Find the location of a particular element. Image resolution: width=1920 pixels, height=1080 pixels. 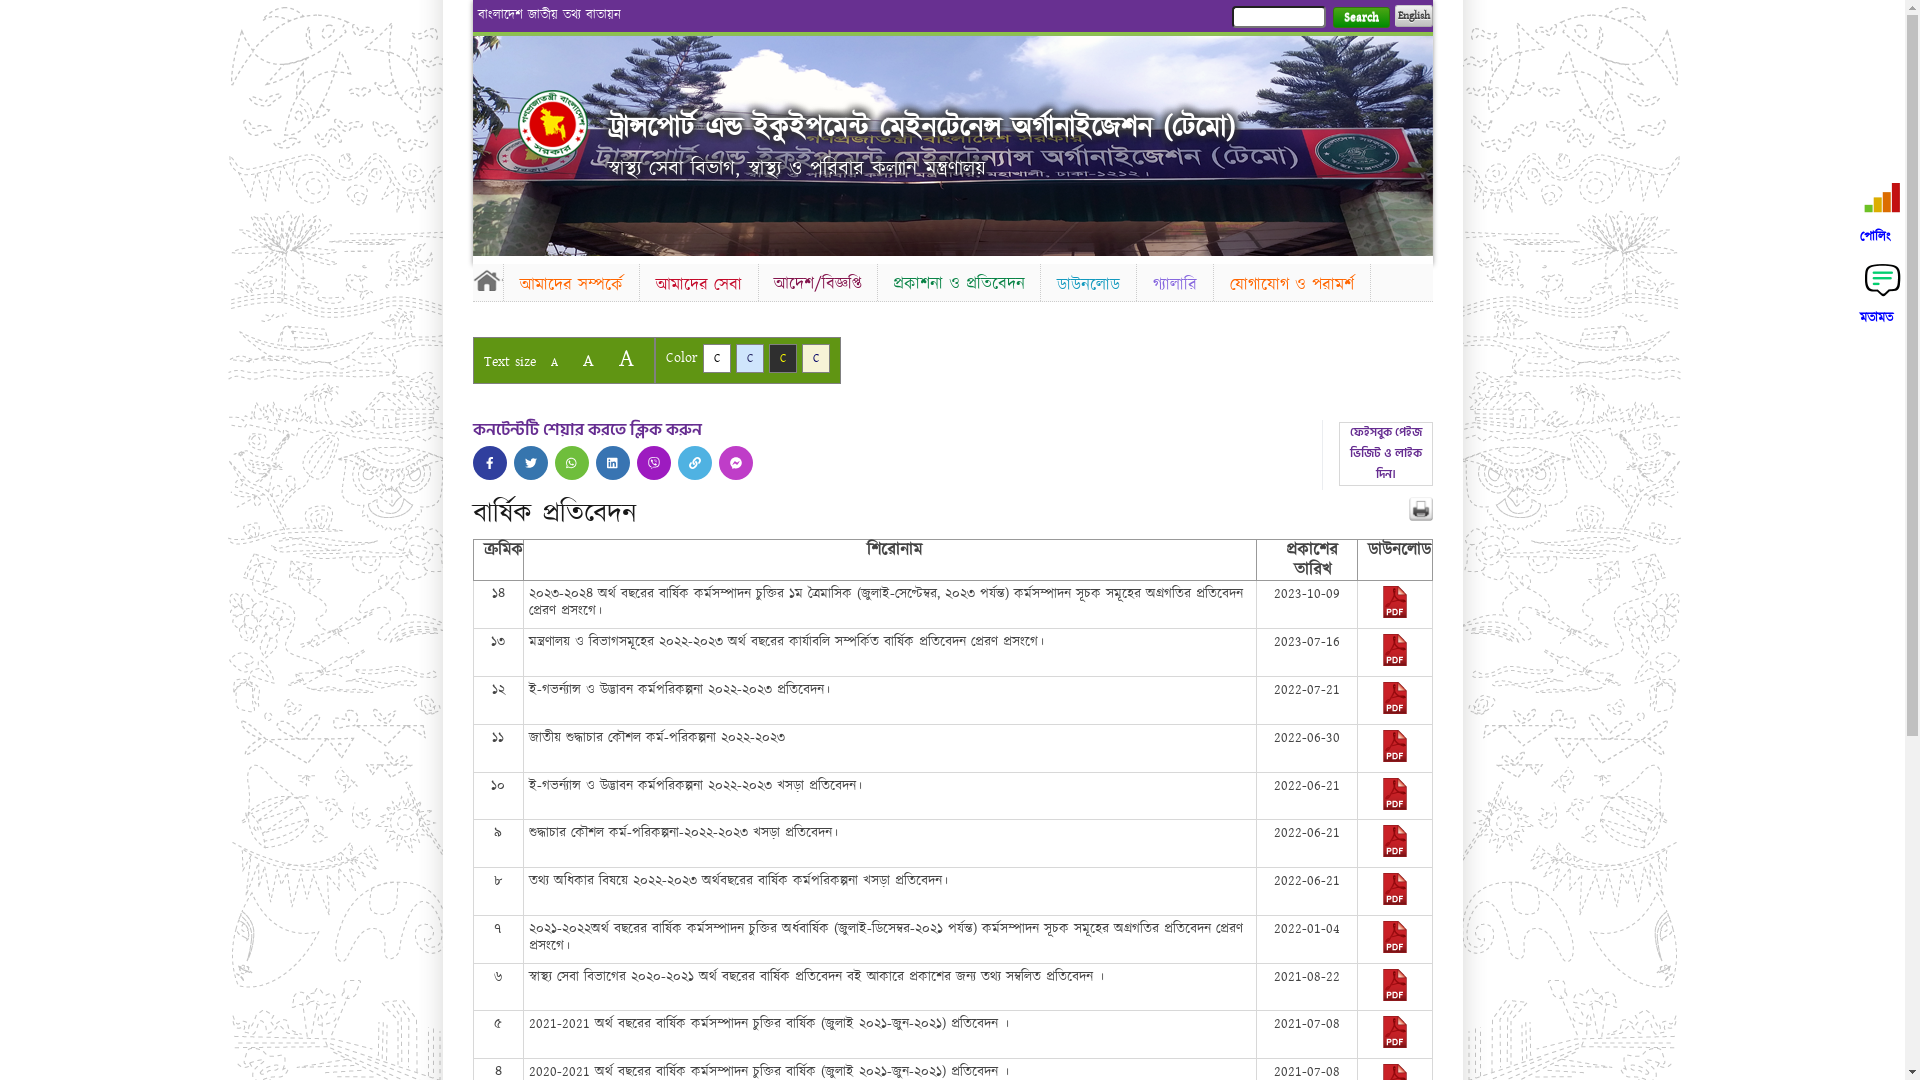

'C' is located at coordinates (715, 357).